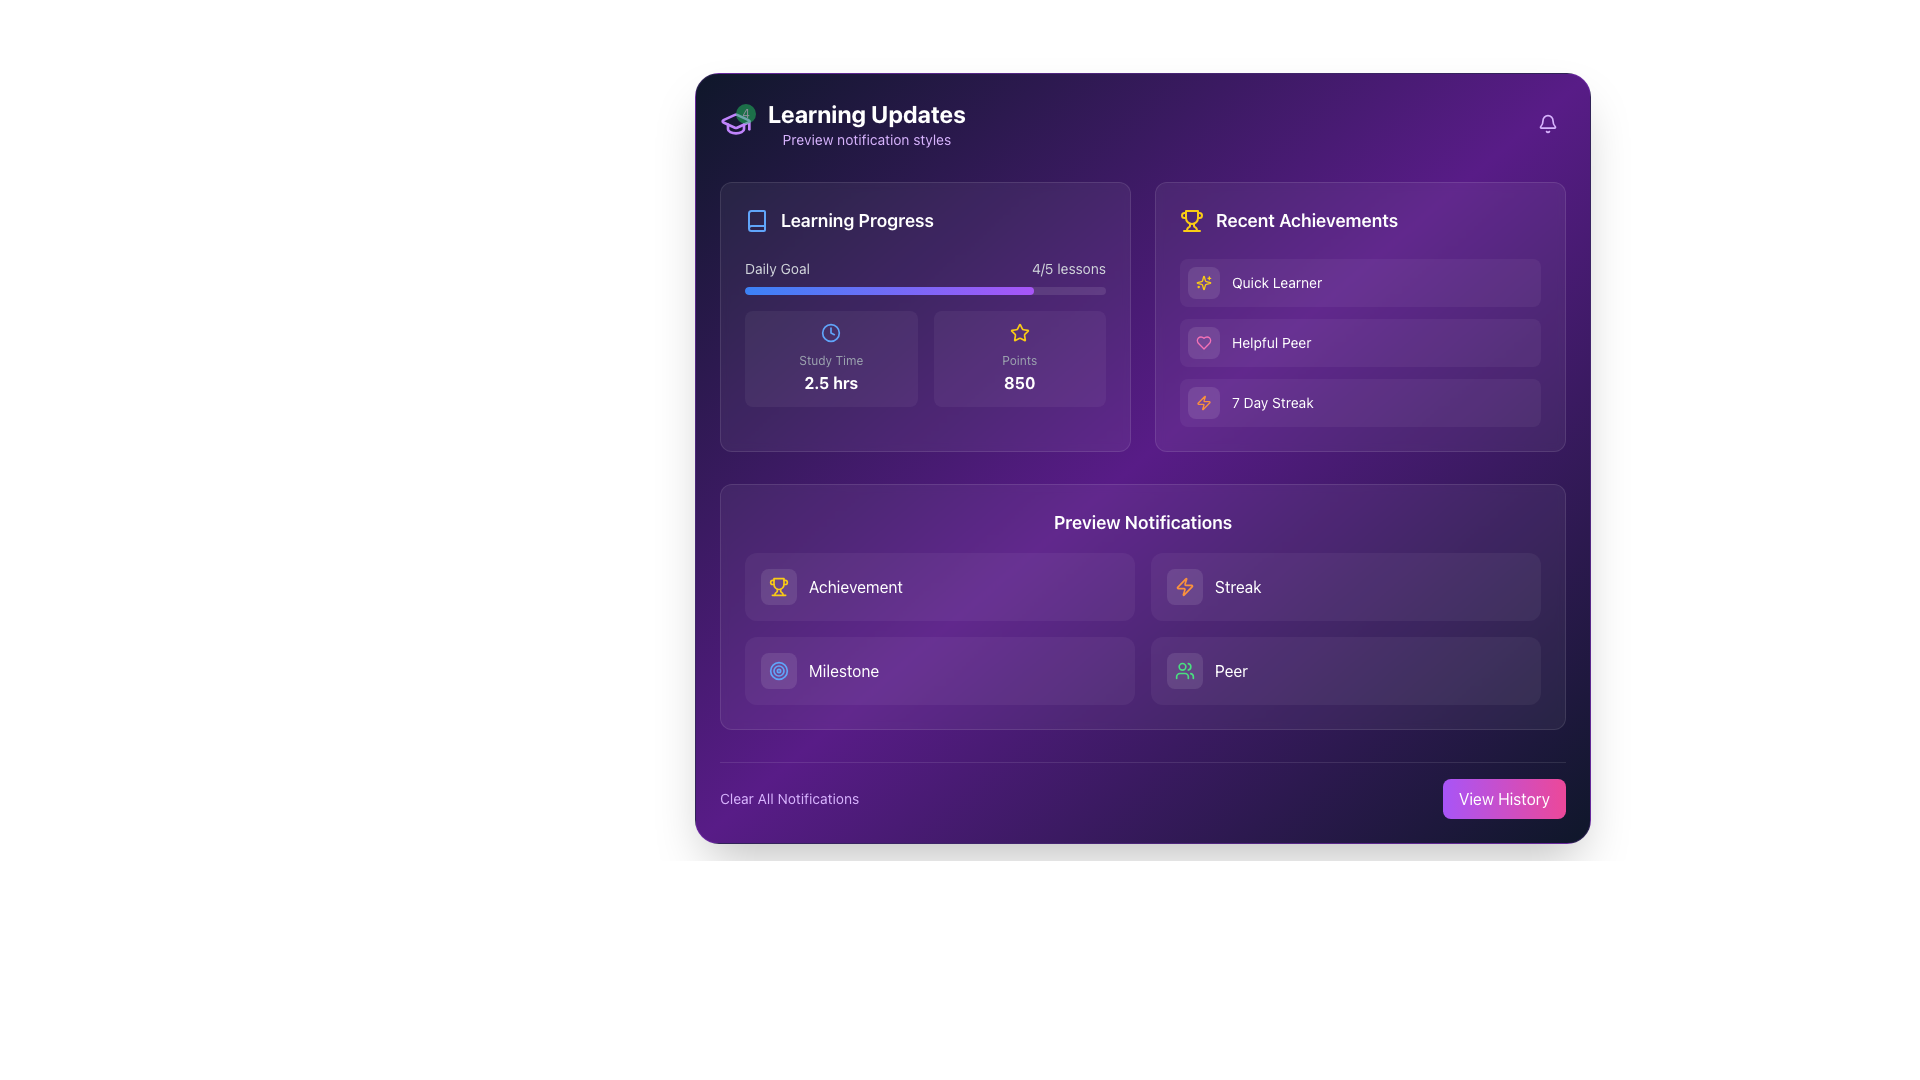 Image resolution: width=1920 pixels, height=1080 pixels. Describe the element at coordinates (1142, 605) in the screenshot. I see `to select text within the interactive notification panel located centrally beneath the 'Learning Progress' and 'Recent Achievements' sections` at that location.